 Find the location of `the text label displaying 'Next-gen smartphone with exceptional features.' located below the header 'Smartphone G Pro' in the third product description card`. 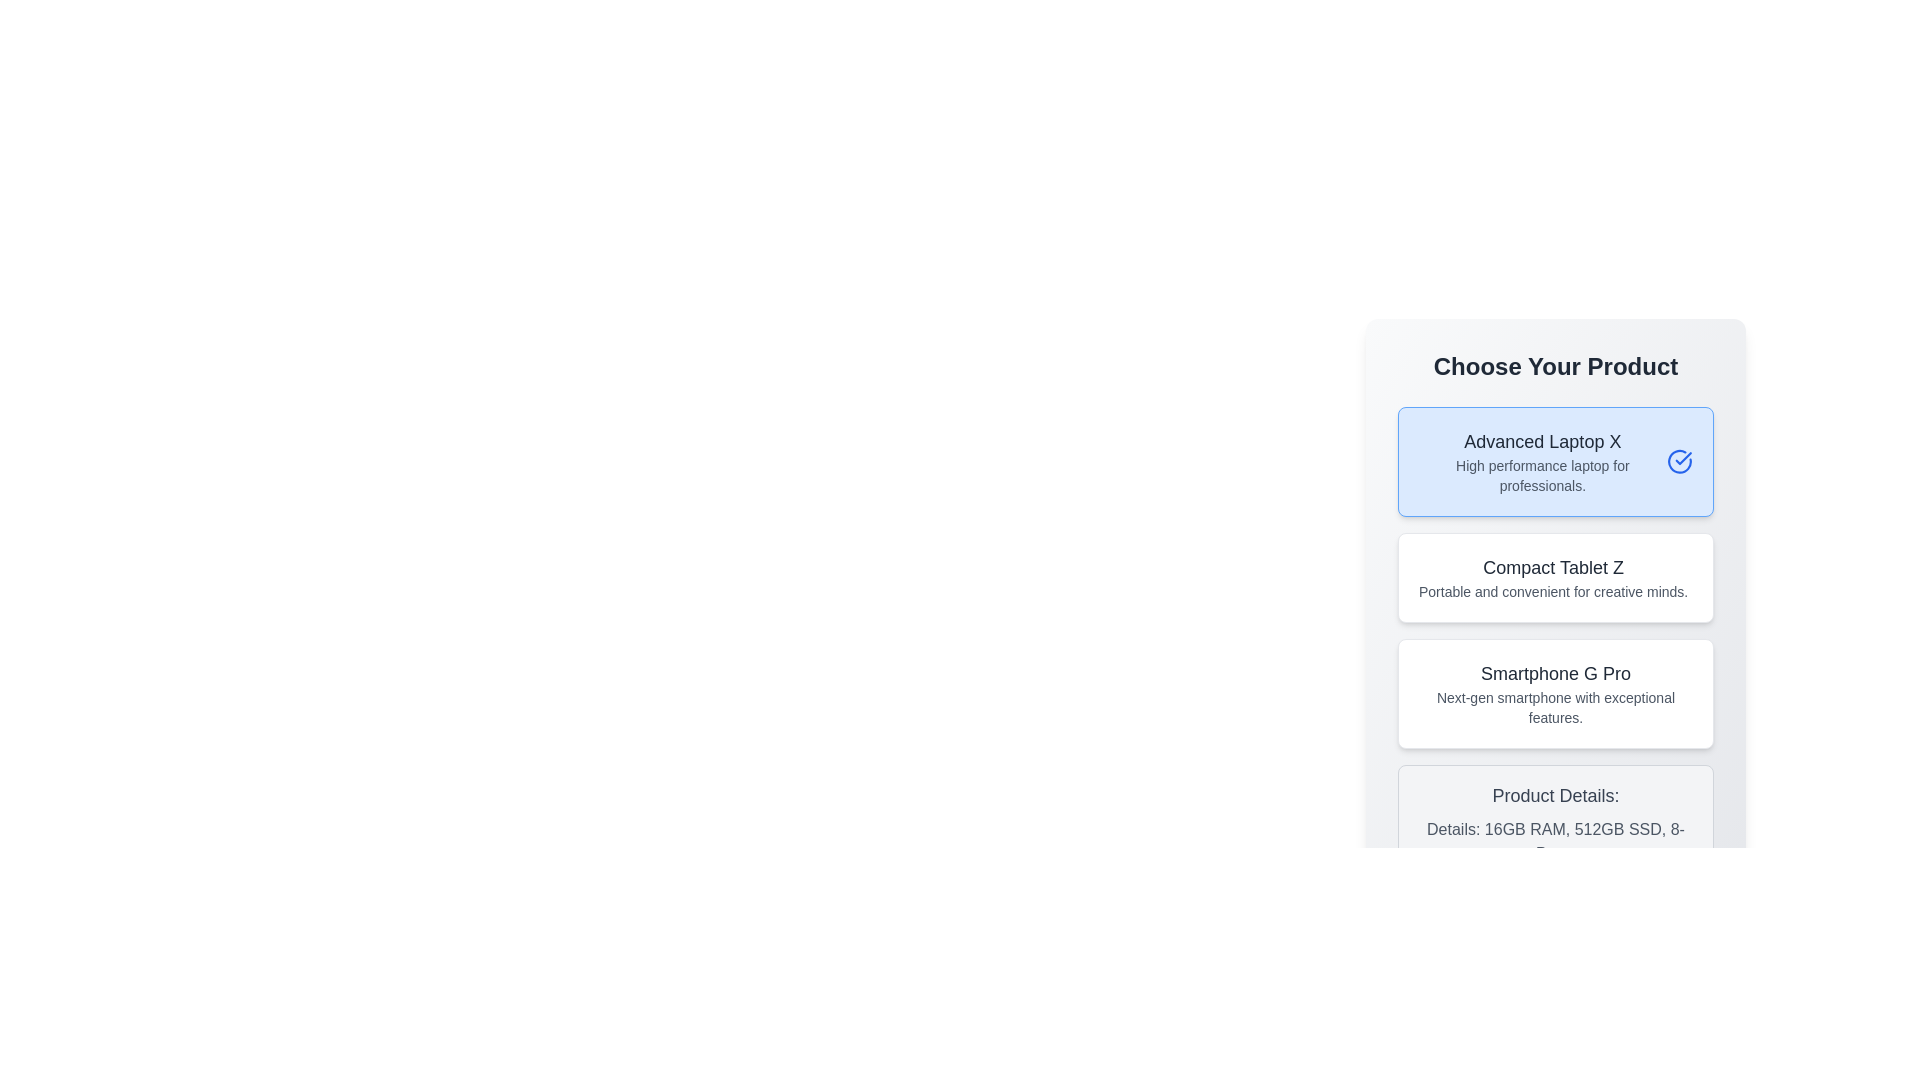

the text label displaying 'Next-gen smartphone with exceptional features.' located below the header 'Smartphone G Pro' in the third product description card is located at coordinates (1554, 707).